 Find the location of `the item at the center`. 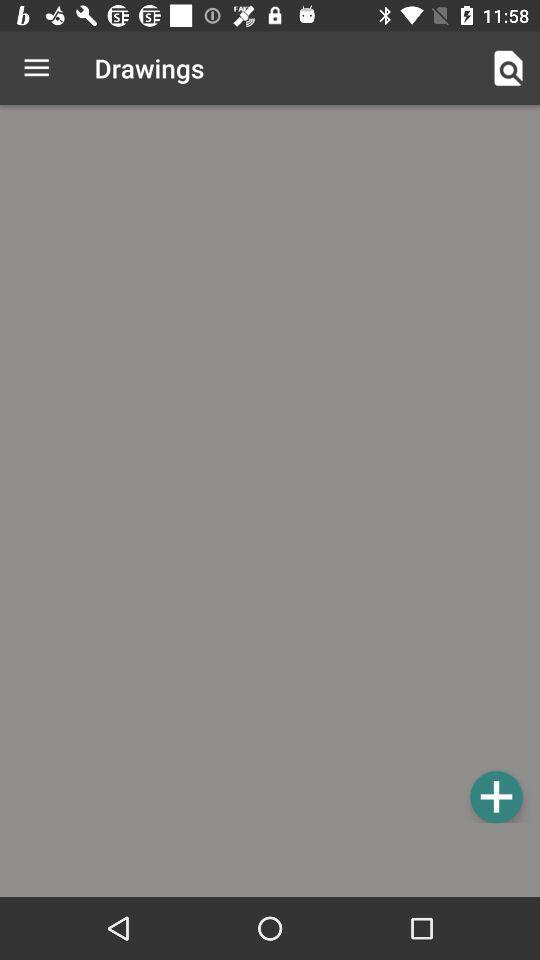

the item at the center is located at coordinates (270, 467).